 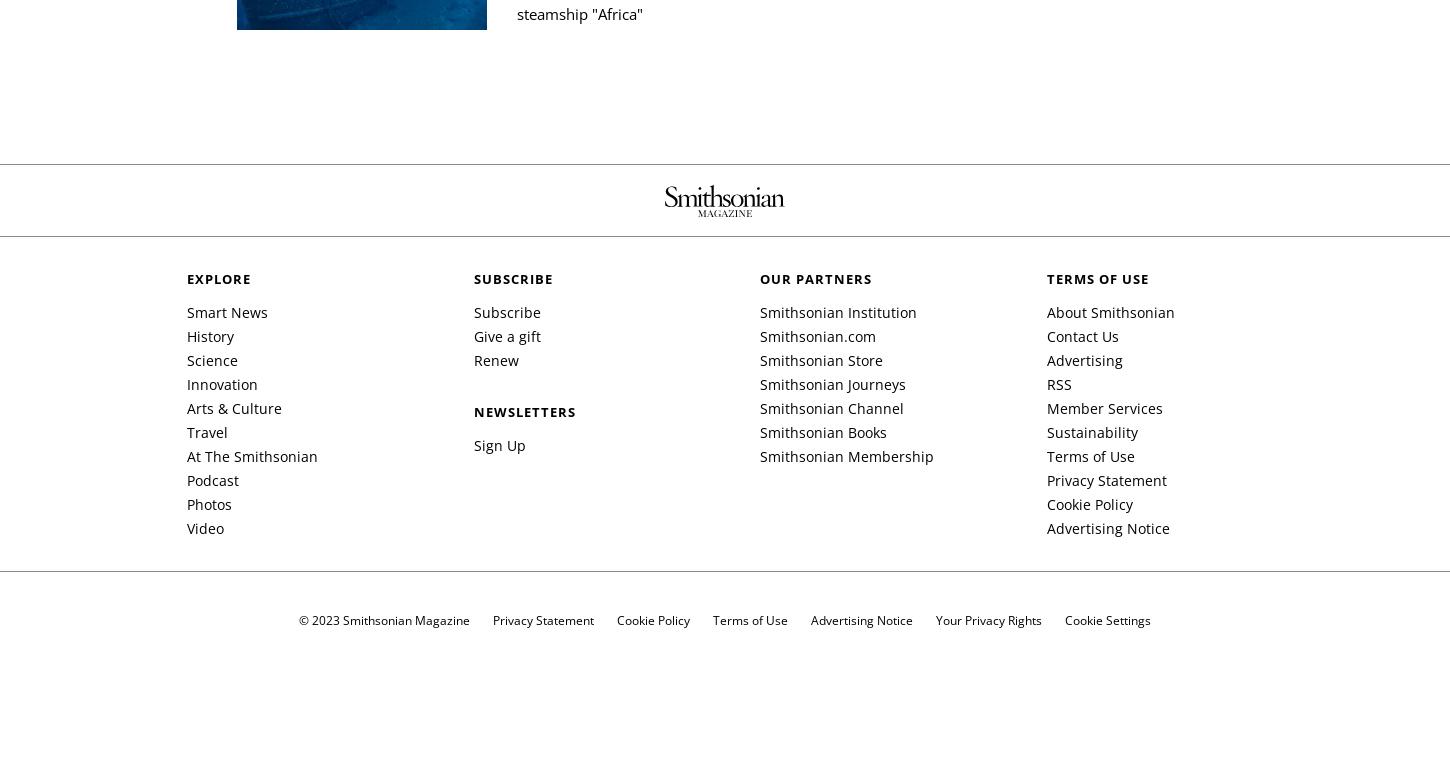 I want to click on 'Smithsonian Books', so click(x=759, y=431).